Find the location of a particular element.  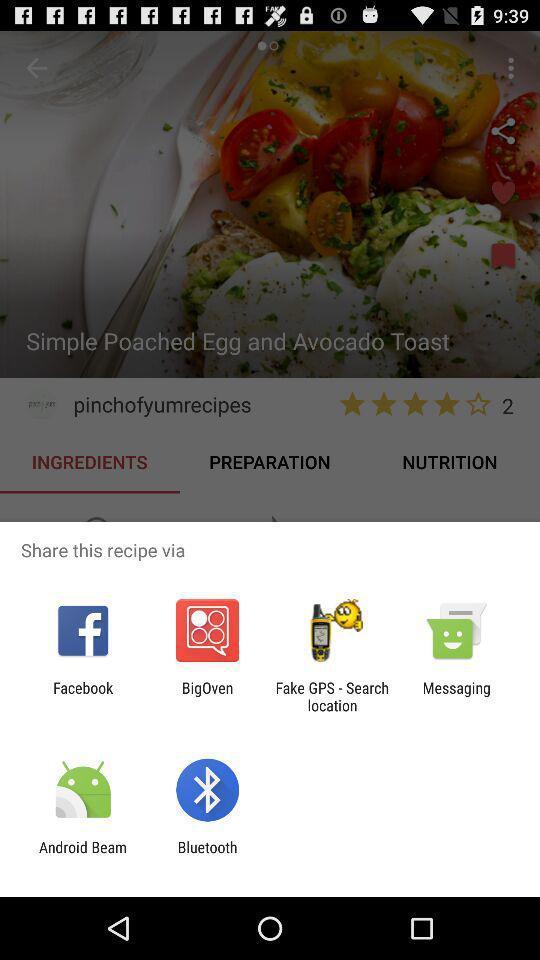

the android beam is located at coordinates (82, 855).